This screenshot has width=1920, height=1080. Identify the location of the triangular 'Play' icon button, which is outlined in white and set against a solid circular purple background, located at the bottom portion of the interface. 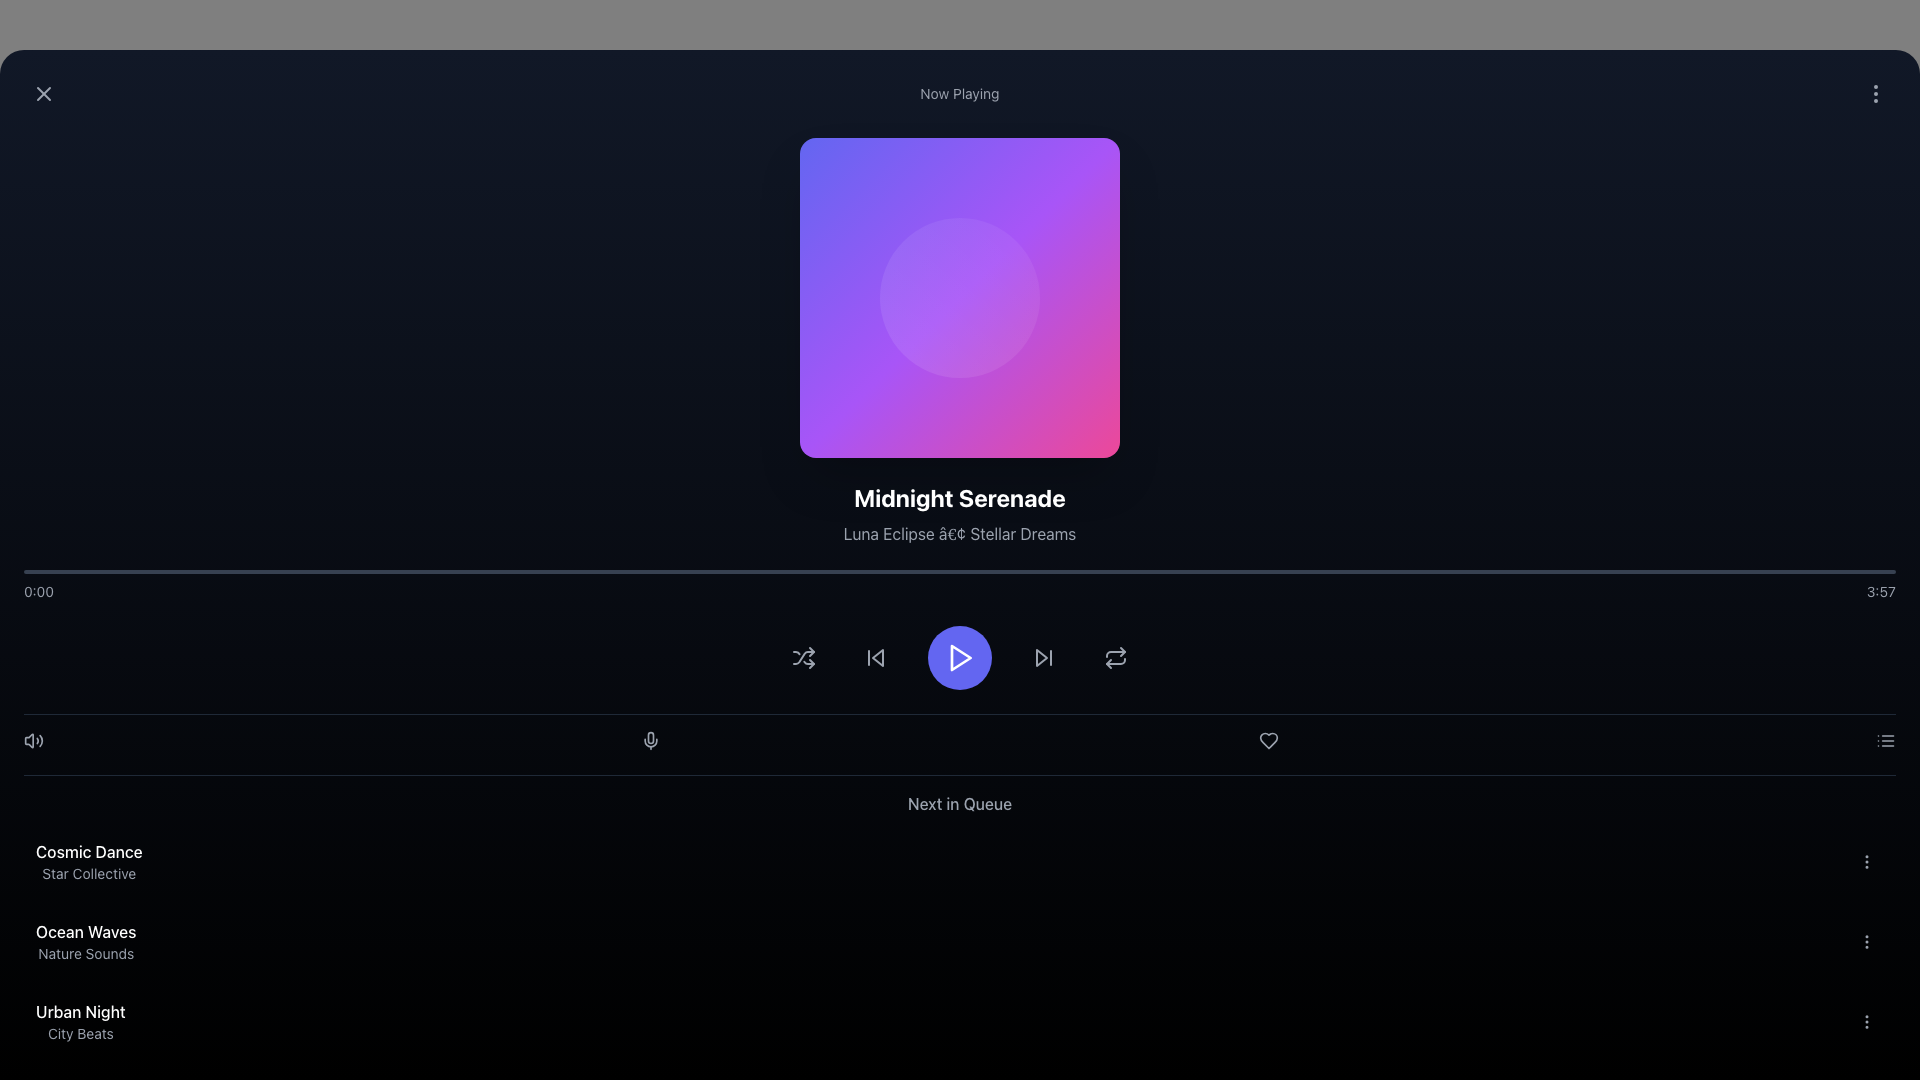
(960, 658).